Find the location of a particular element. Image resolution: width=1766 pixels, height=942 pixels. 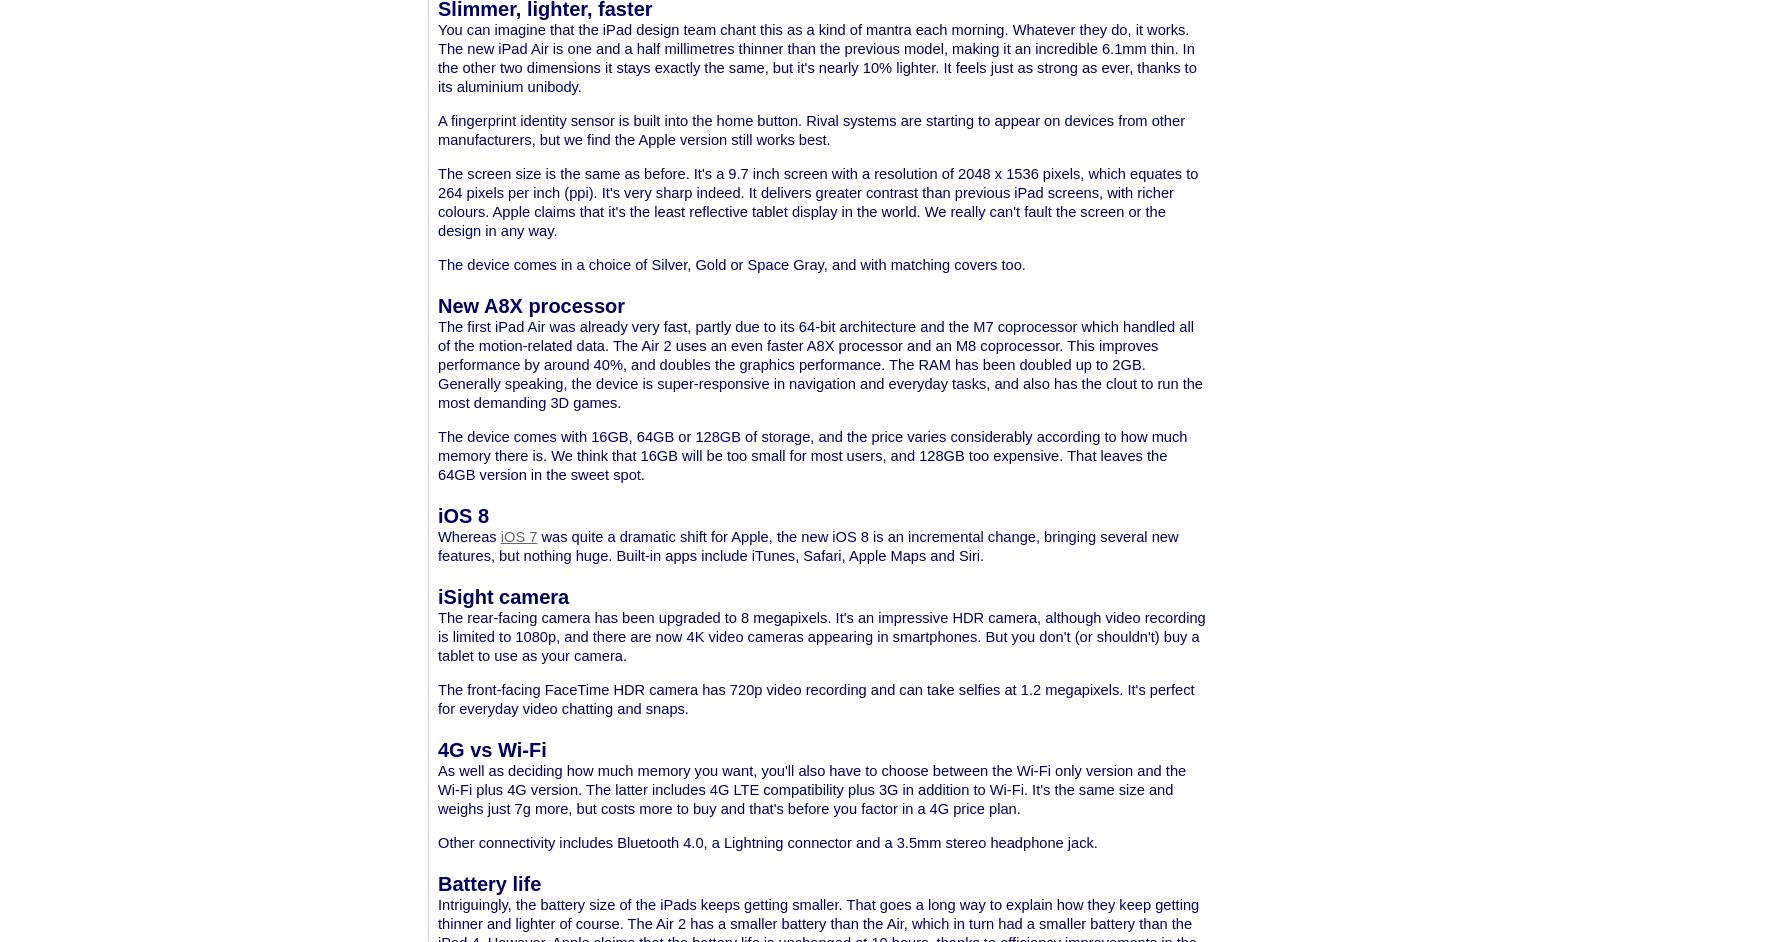

'As well as deciding how much memory you want, you'll also have to choose between the Wi-Fi only version and the Wi-Fi plus 4G version. The latter includes 4G LTE compatibility plus 3G in addition to Wi-Fi. It's the same size and weighs just 7g more, but costs more to buy and that's before you factor in a 4G price plan.' is located at coordinates (812, 789).